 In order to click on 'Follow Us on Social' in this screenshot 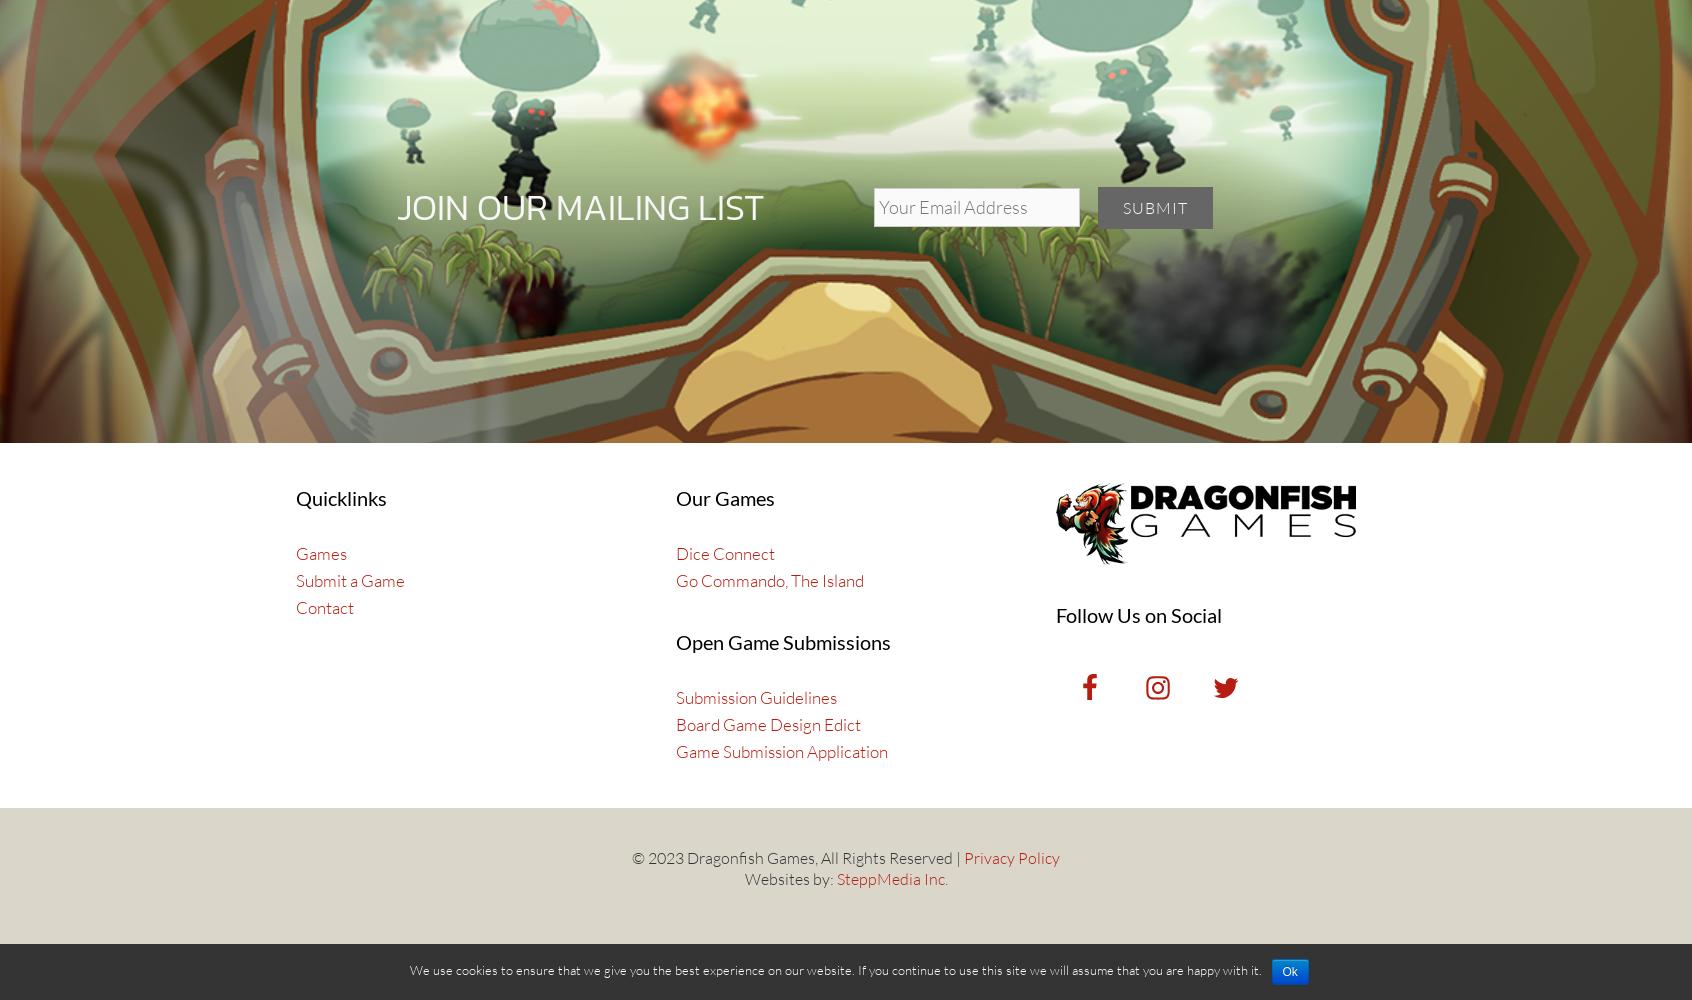, I will do `click(1053, 614)`.